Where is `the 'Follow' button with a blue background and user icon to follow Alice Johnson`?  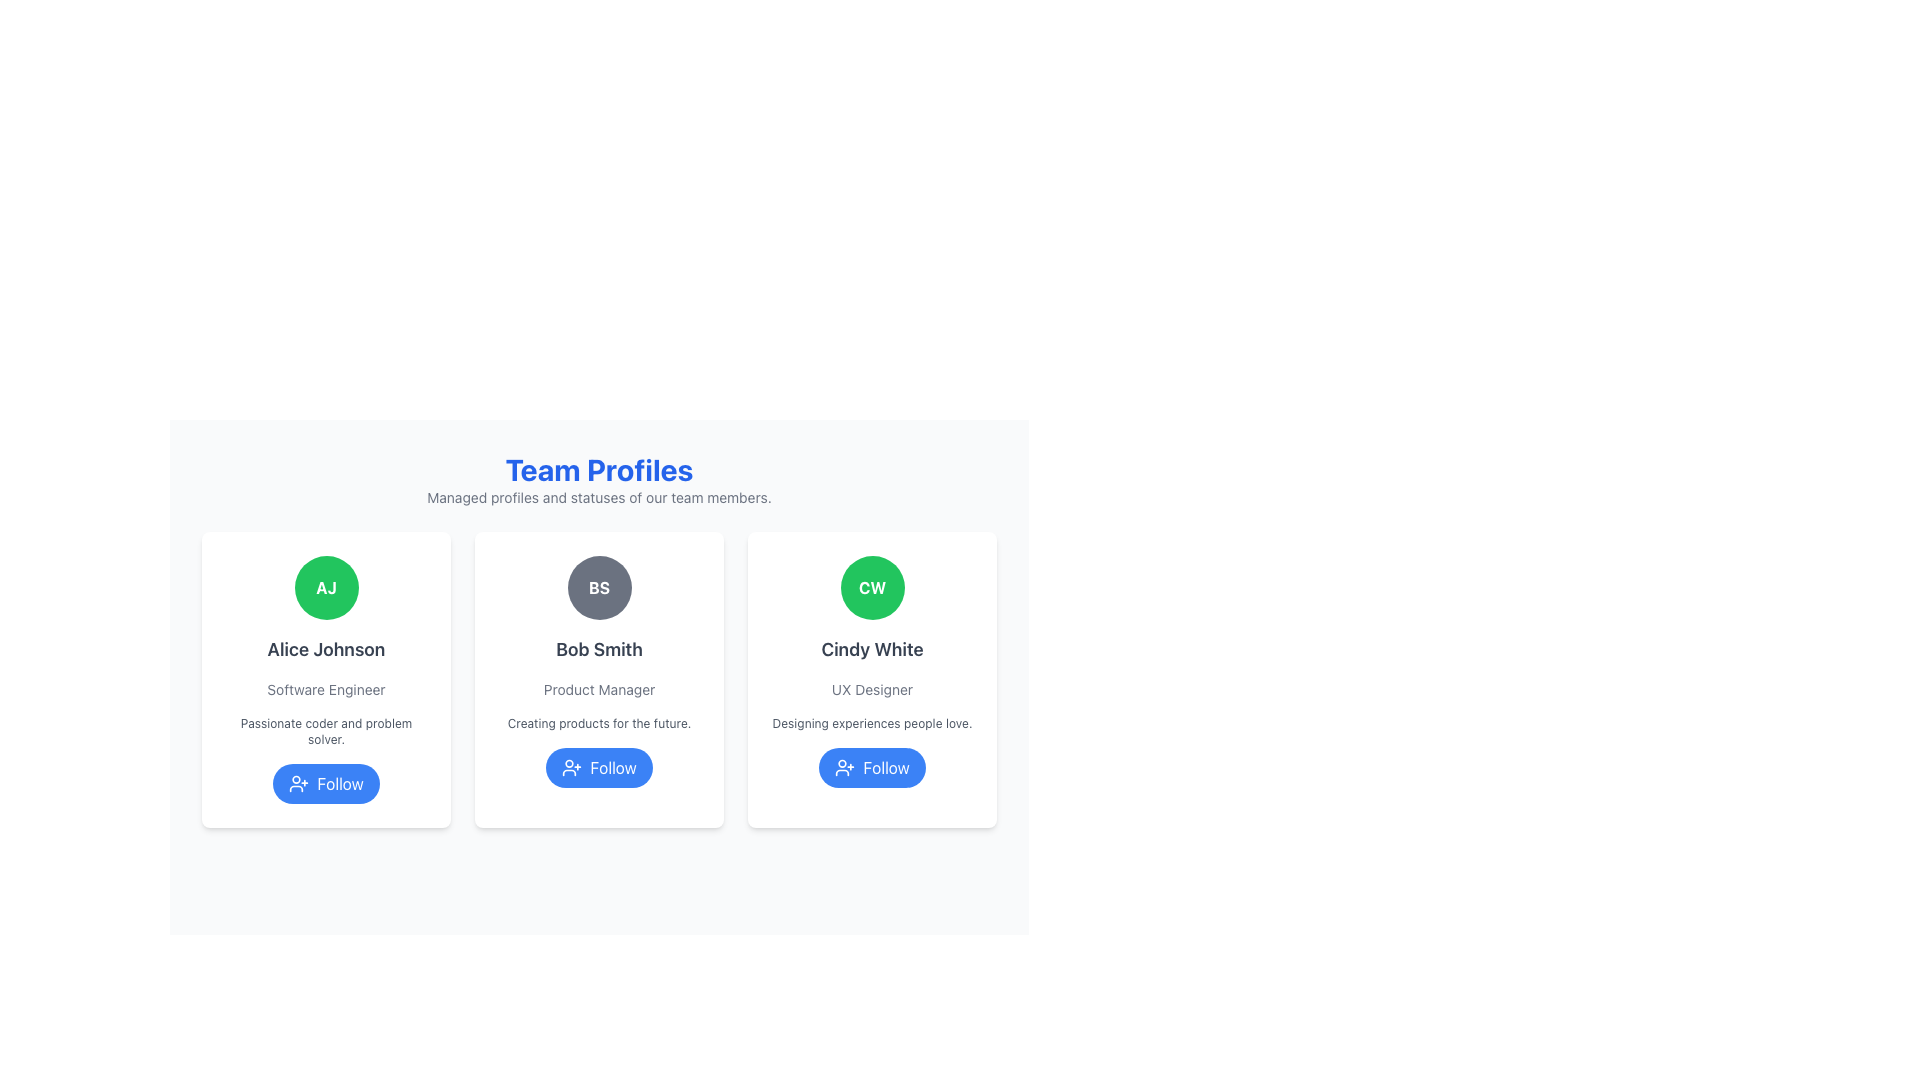 the 'Follow' button with a blue background and user icon to follow Alice Johnson is located at coordinates (326, 782).